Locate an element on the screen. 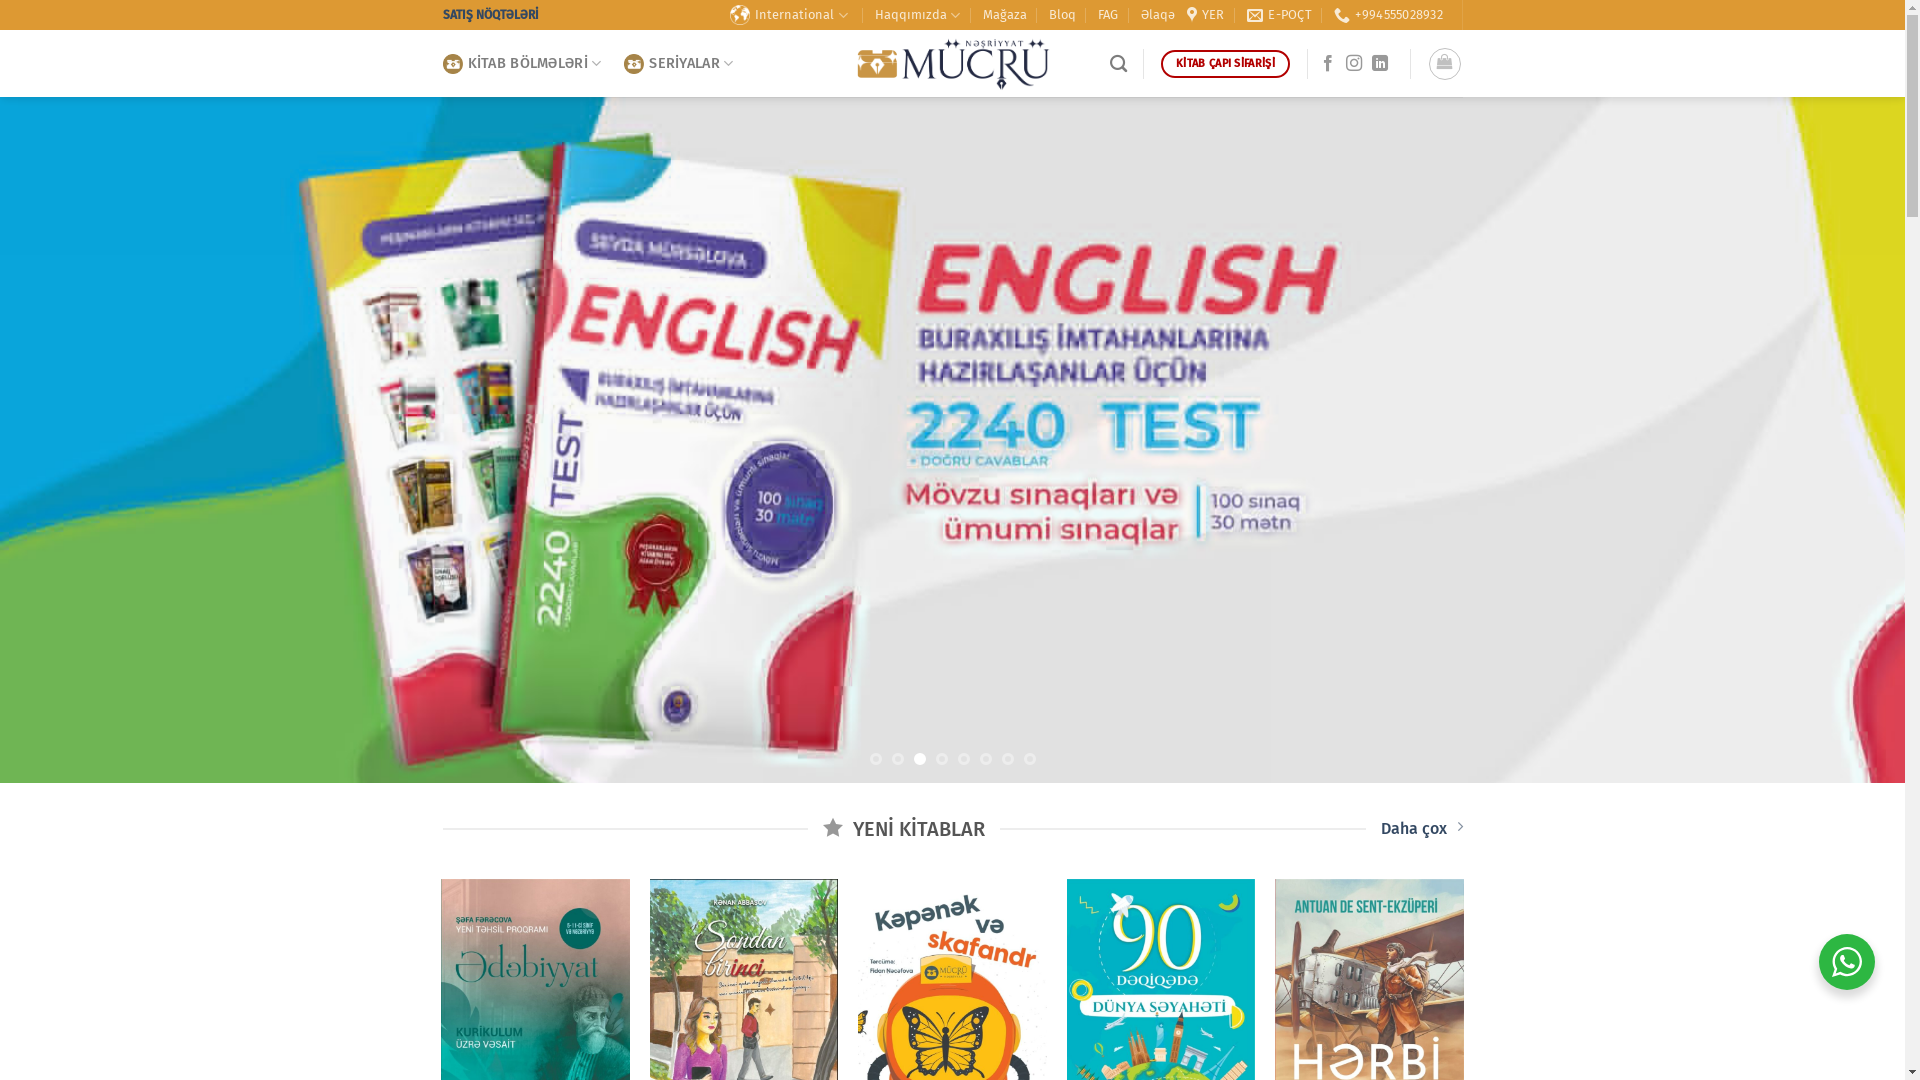 The width and height of the screenshot is (1920, 1080). 'Bloq' is located at coordinates (1061, 15).